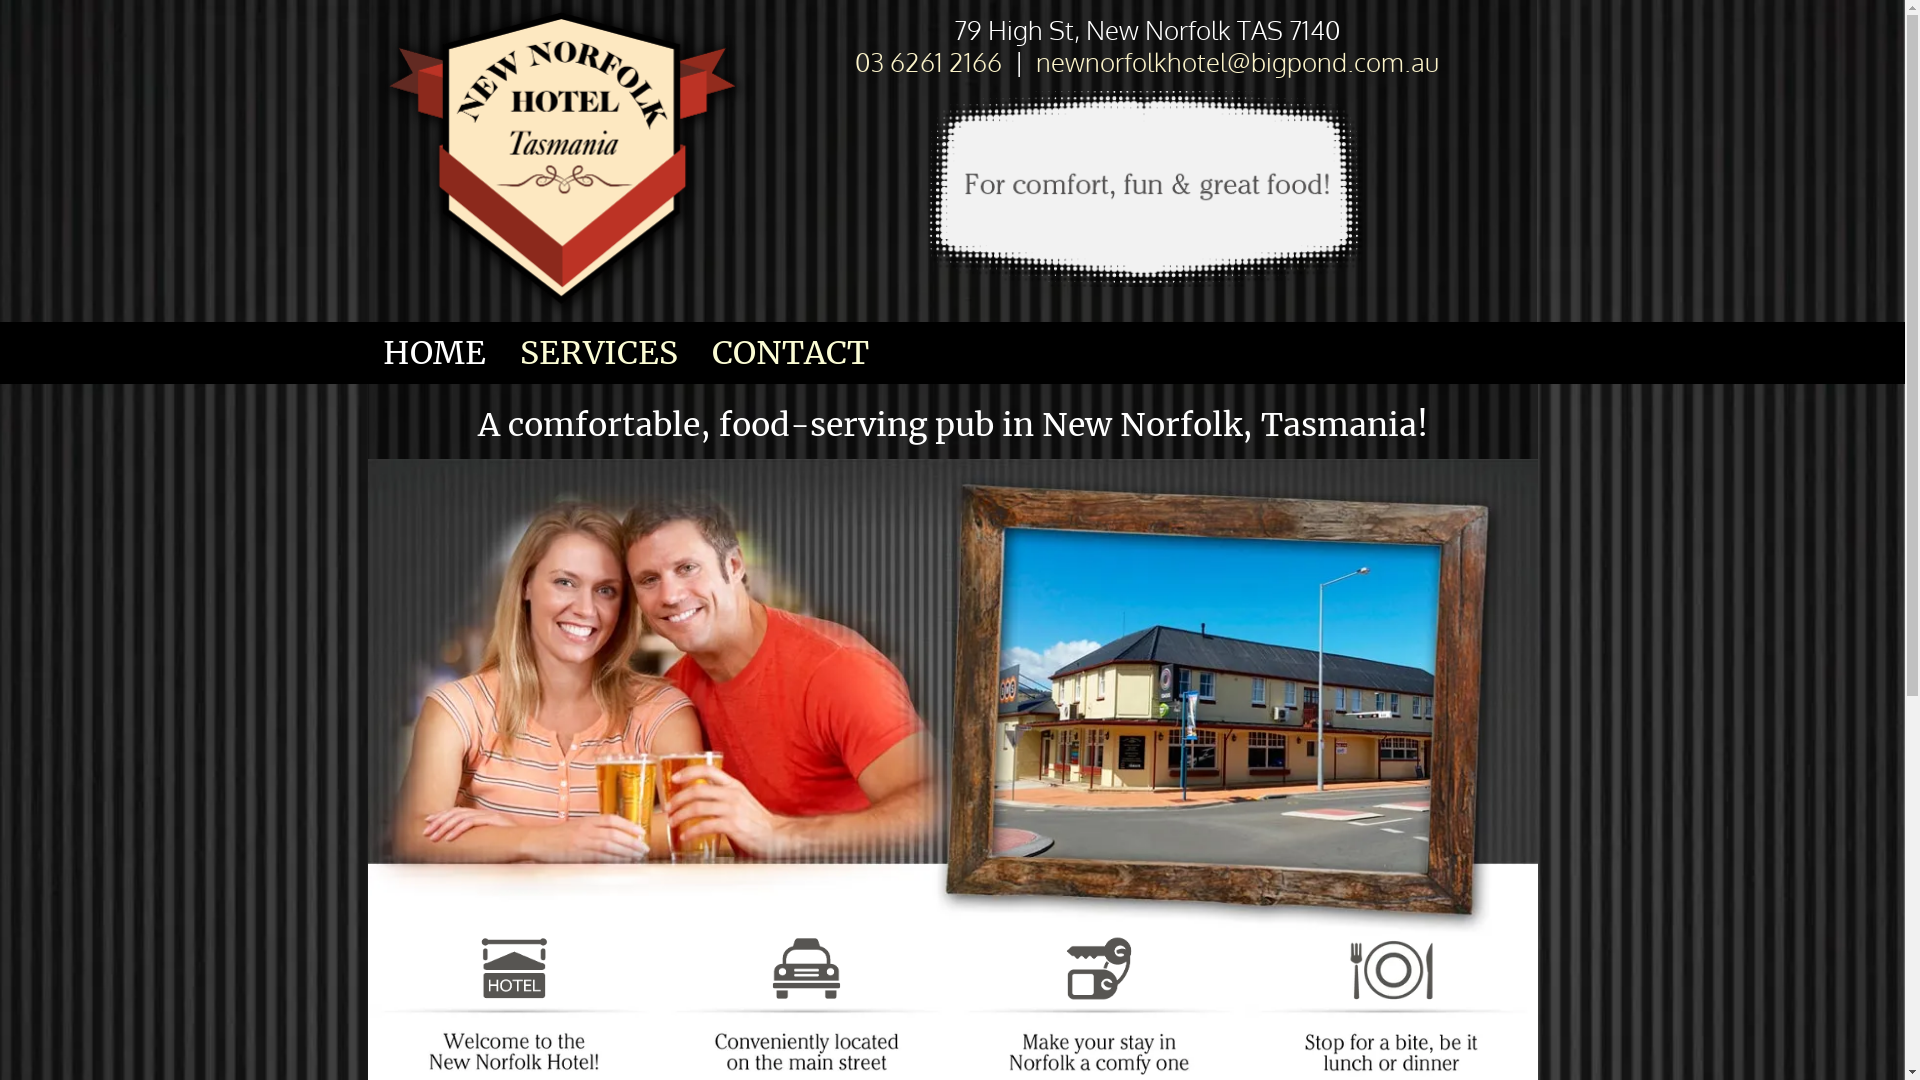 Image resolution: width=1920 pixels, height=1080 pixels. What do you see at coordinates (519, 352) in the screenshot?
I see `'SERVICES'` at bounding box center [519, 352].